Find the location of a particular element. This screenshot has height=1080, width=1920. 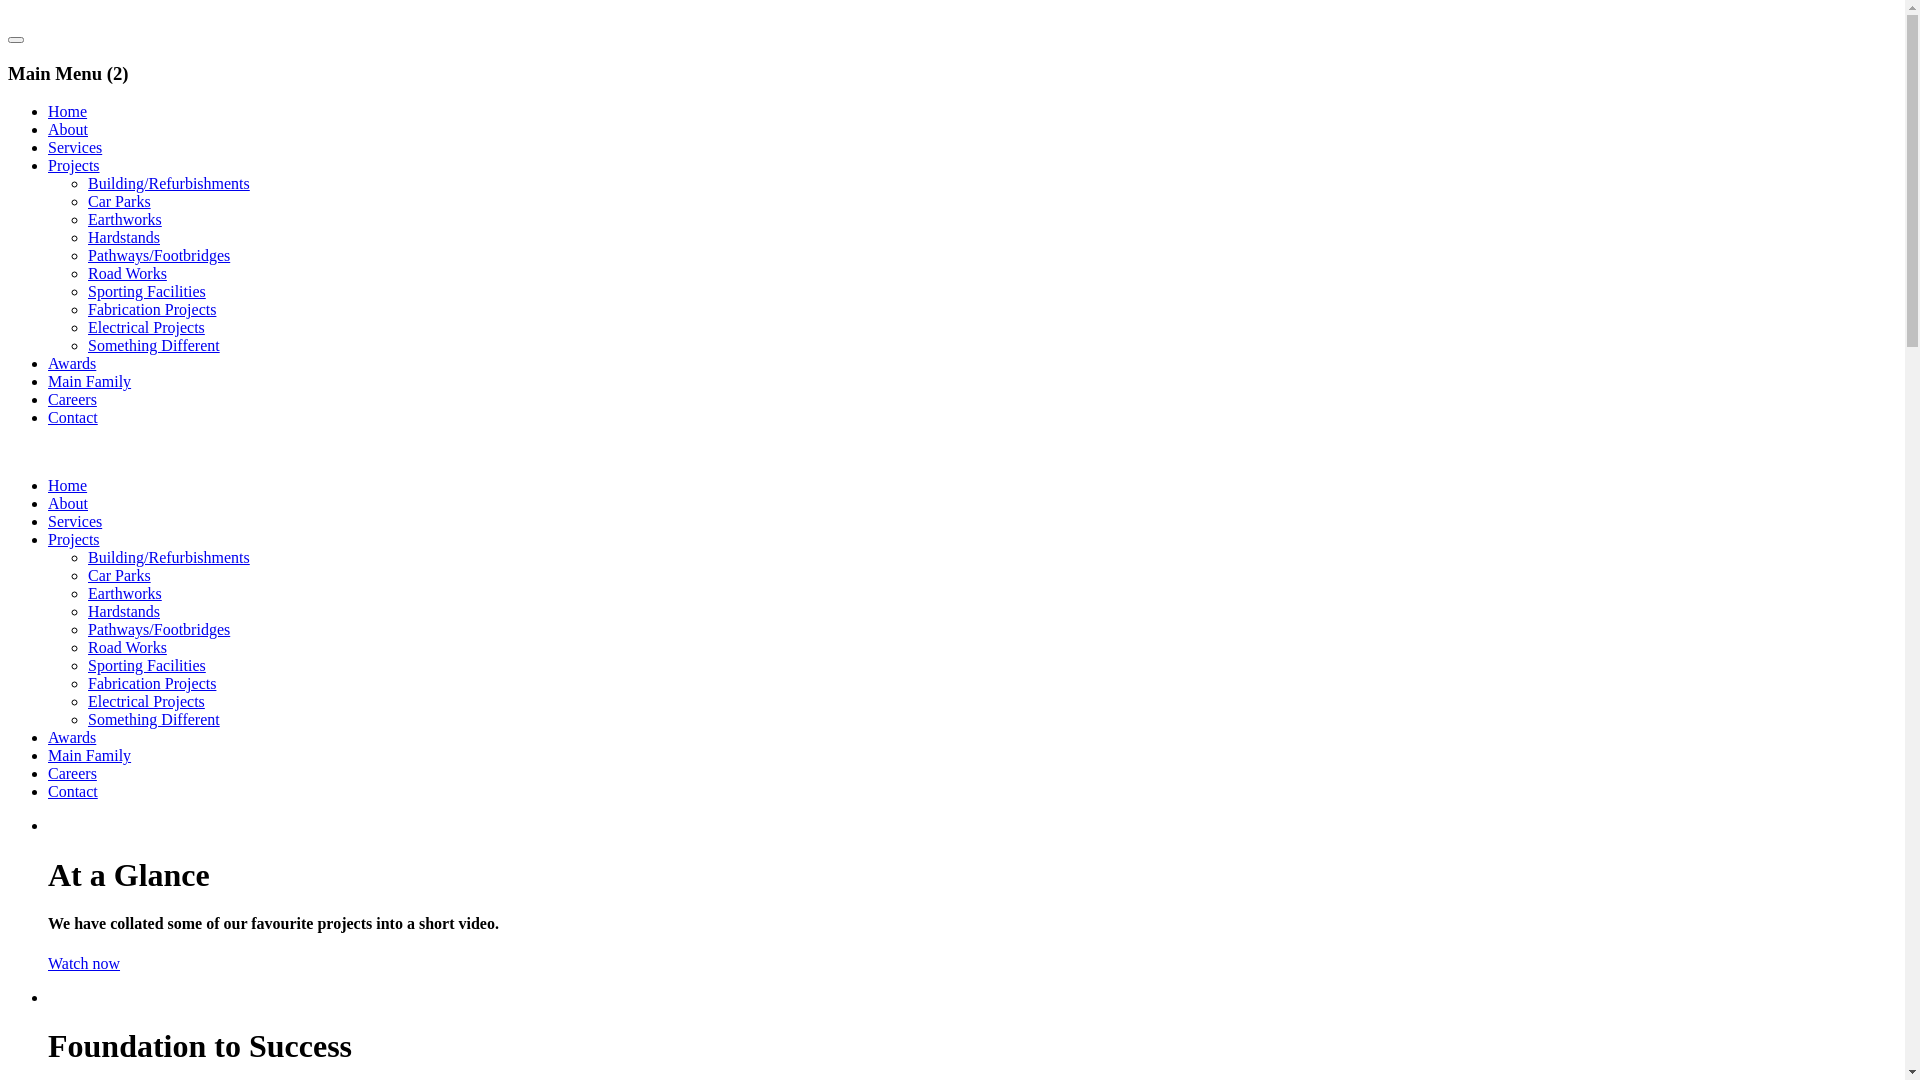

'Something Different' is located at coordinates (152, 344).